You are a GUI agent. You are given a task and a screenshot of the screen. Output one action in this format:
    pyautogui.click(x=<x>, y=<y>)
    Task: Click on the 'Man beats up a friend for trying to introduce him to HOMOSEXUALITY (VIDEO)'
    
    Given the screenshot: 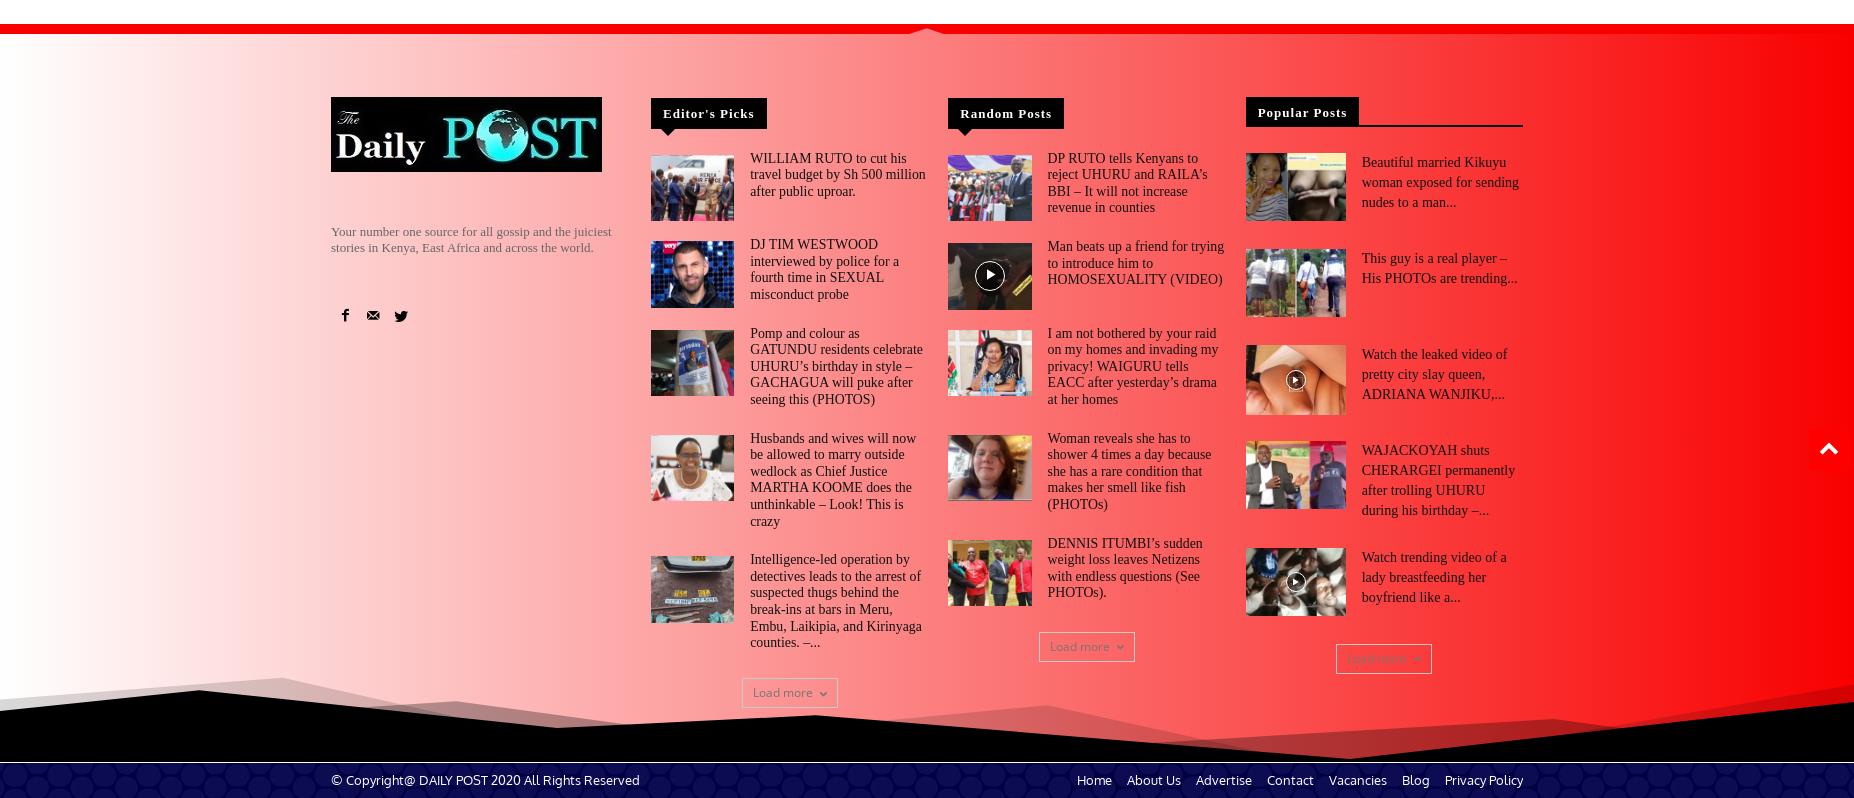 What is the action you would take?
    pyautogui.click(x=1045, y=259)
    